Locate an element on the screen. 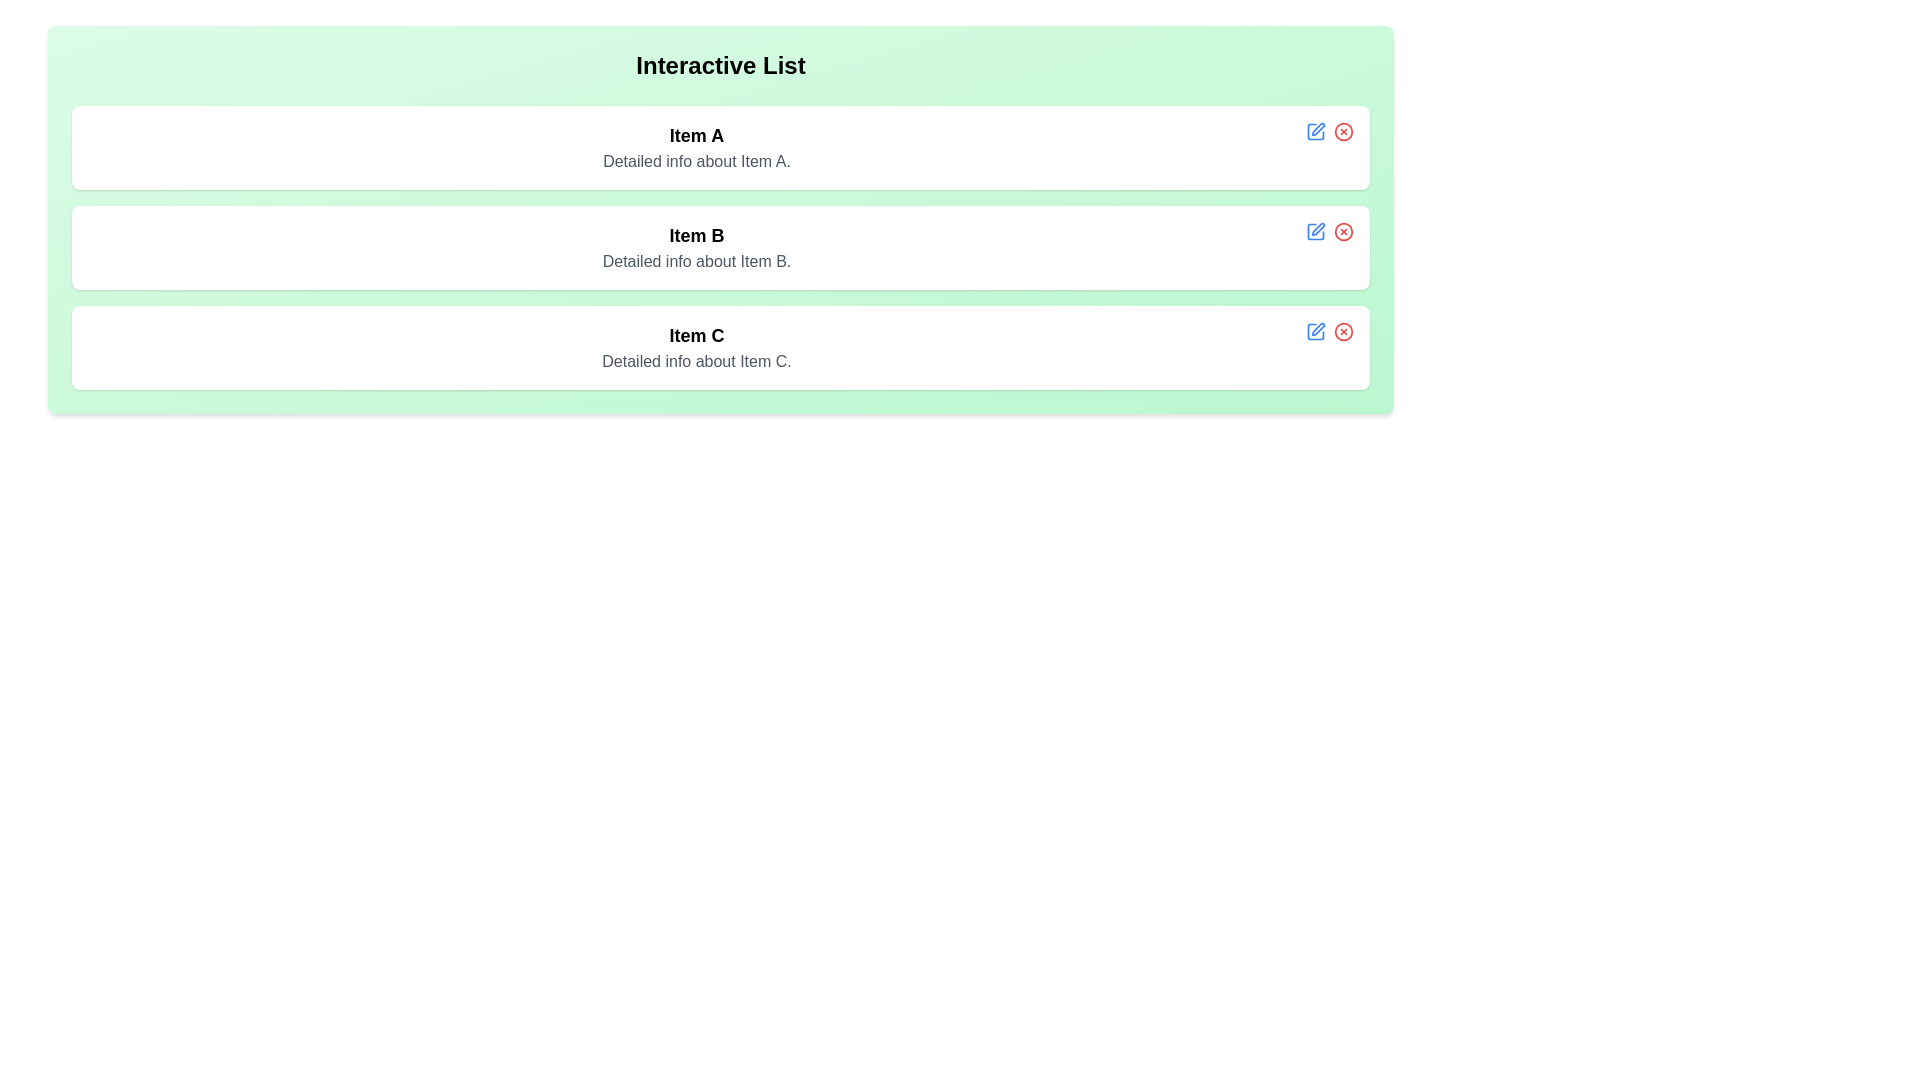  the text content element displaying 'Item C' is located at coordinates (696, 346).